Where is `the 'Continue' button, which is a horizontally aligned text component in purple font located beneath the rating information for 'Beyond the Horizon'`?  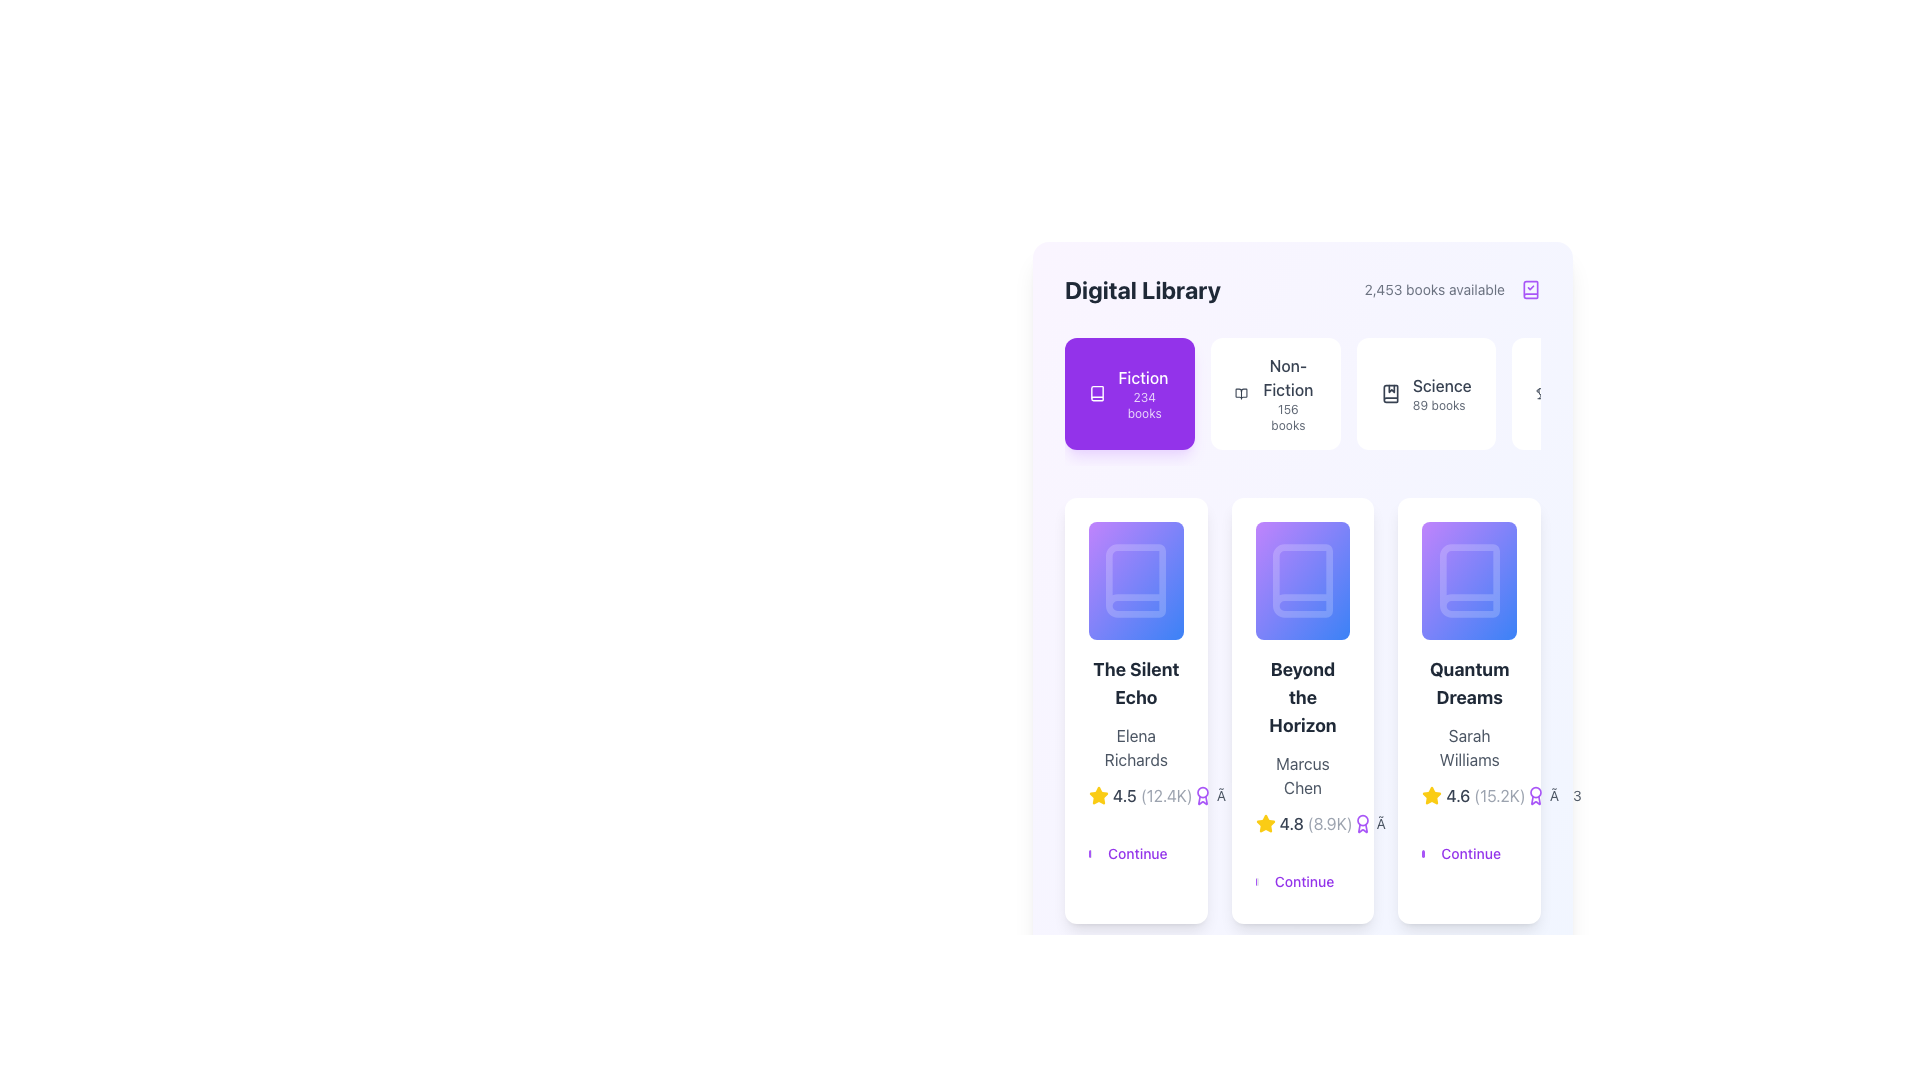
the 'Continue' button, which is a horizontally aligned text component in purple font located beneath the rating information for 'Beyond the Horizon' is located at coordinates (1302, 873).